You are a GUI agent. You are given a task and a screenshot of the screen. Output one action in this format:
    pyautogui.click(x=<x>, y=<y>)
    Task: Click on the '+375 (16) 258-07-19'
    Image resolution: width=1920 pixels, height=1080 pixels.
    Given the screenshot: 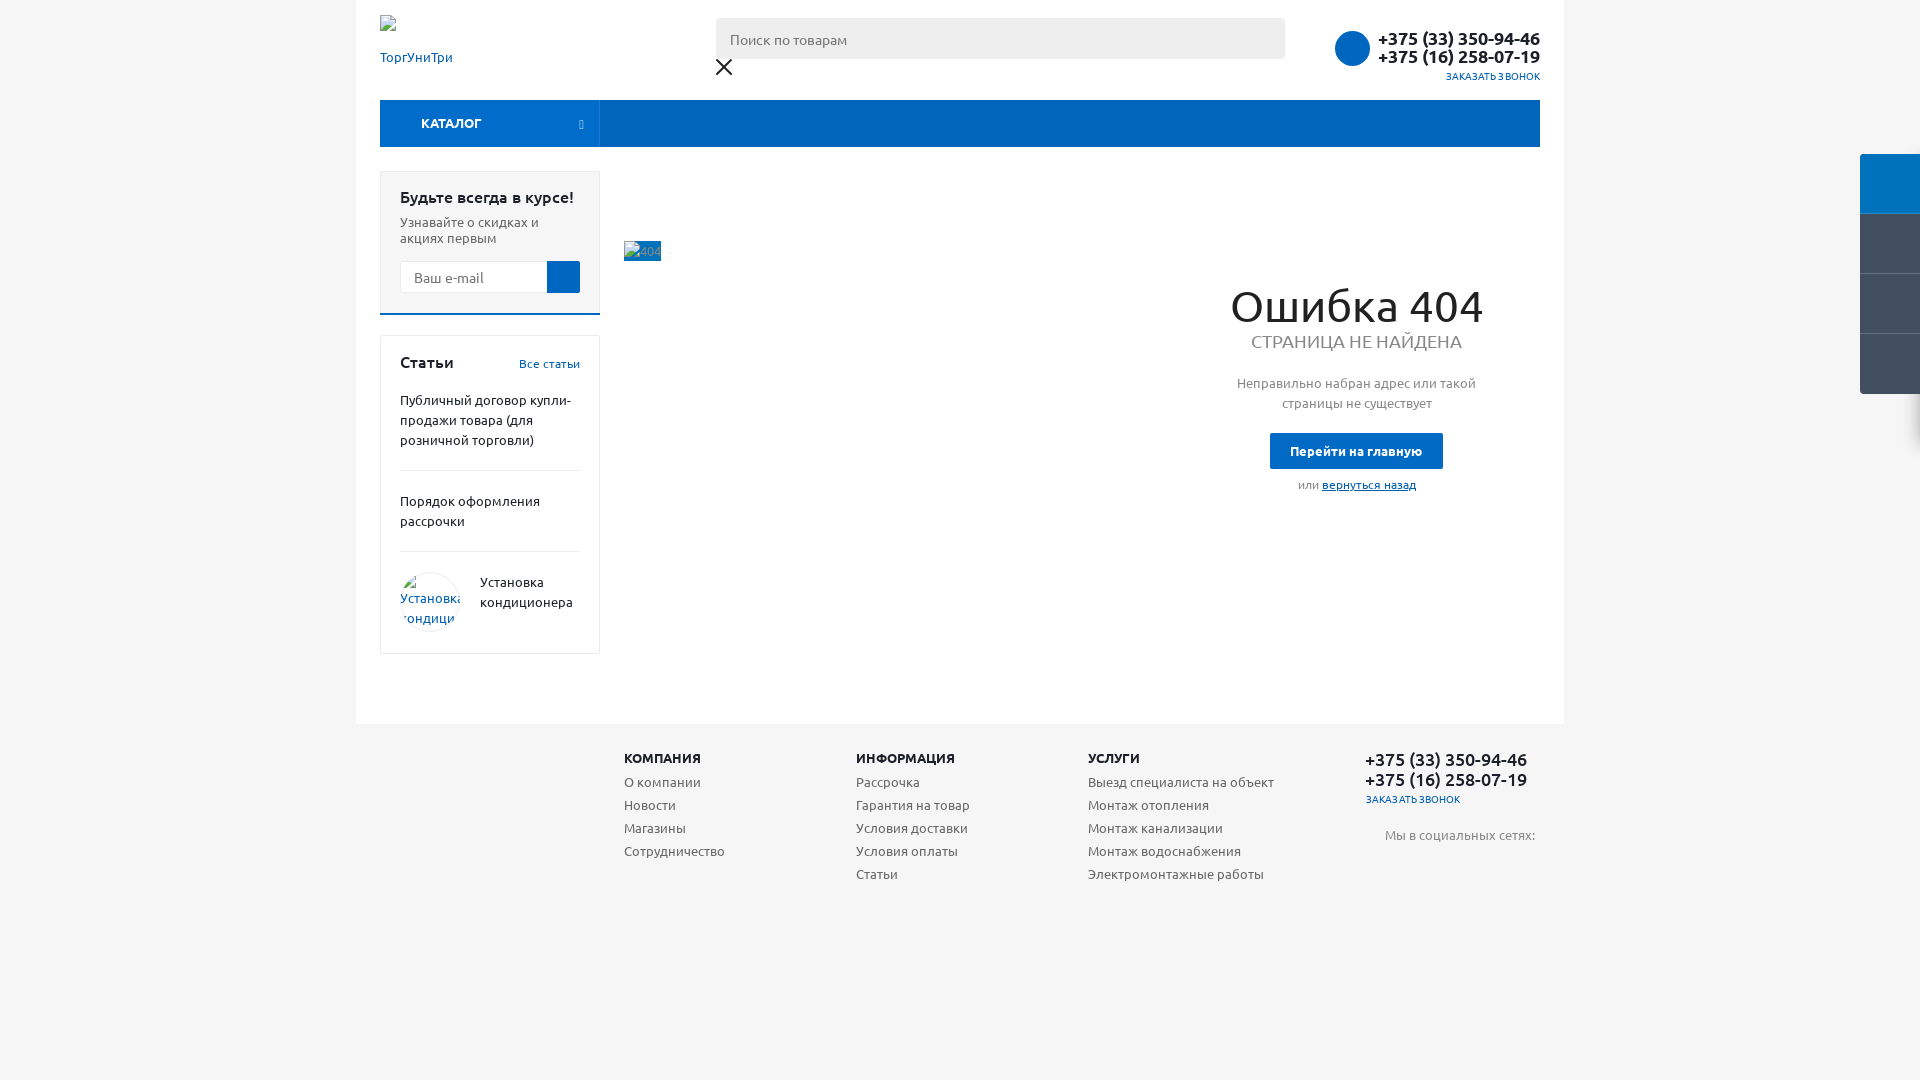 What is the action you would take?
    pyautogui.click(x=1445, y=778)
    